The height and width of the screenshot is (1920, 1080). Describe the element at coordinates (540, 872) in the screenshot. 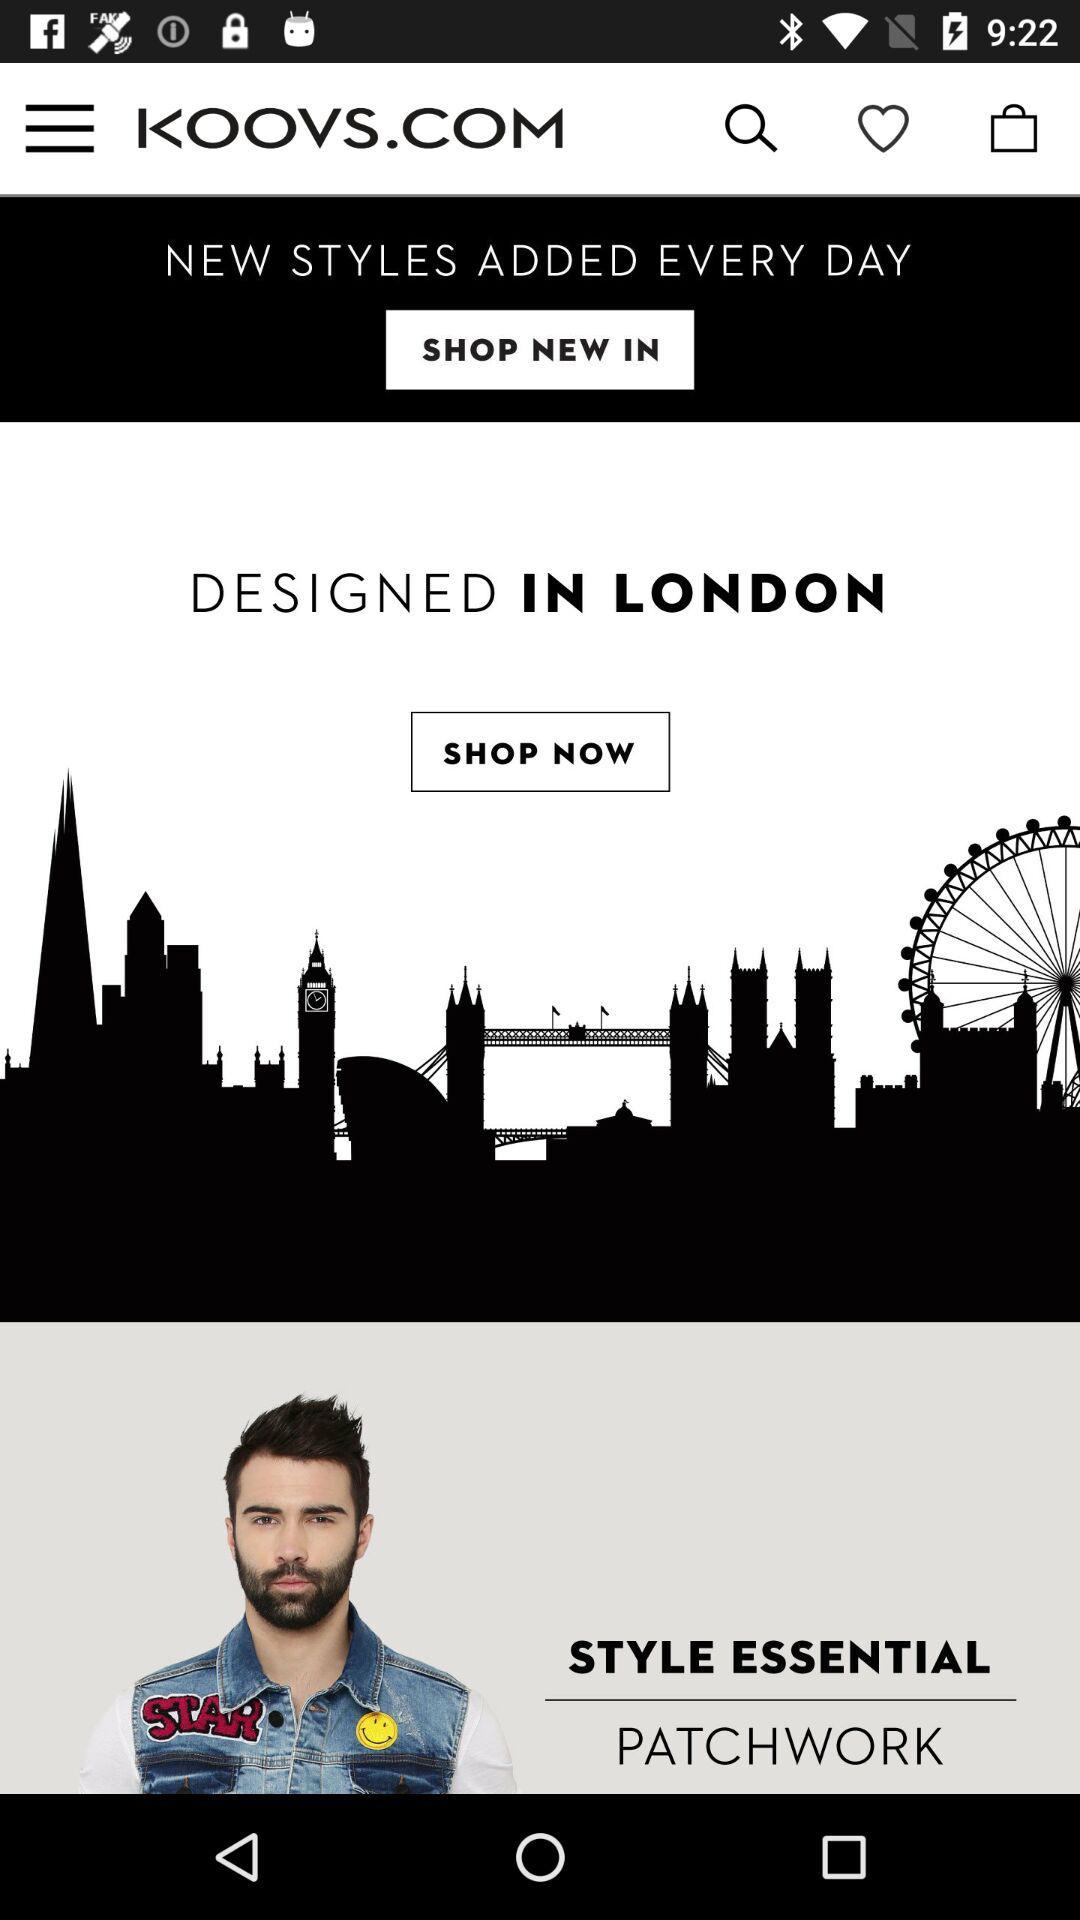

I see `browse the designed in london category` at that location.